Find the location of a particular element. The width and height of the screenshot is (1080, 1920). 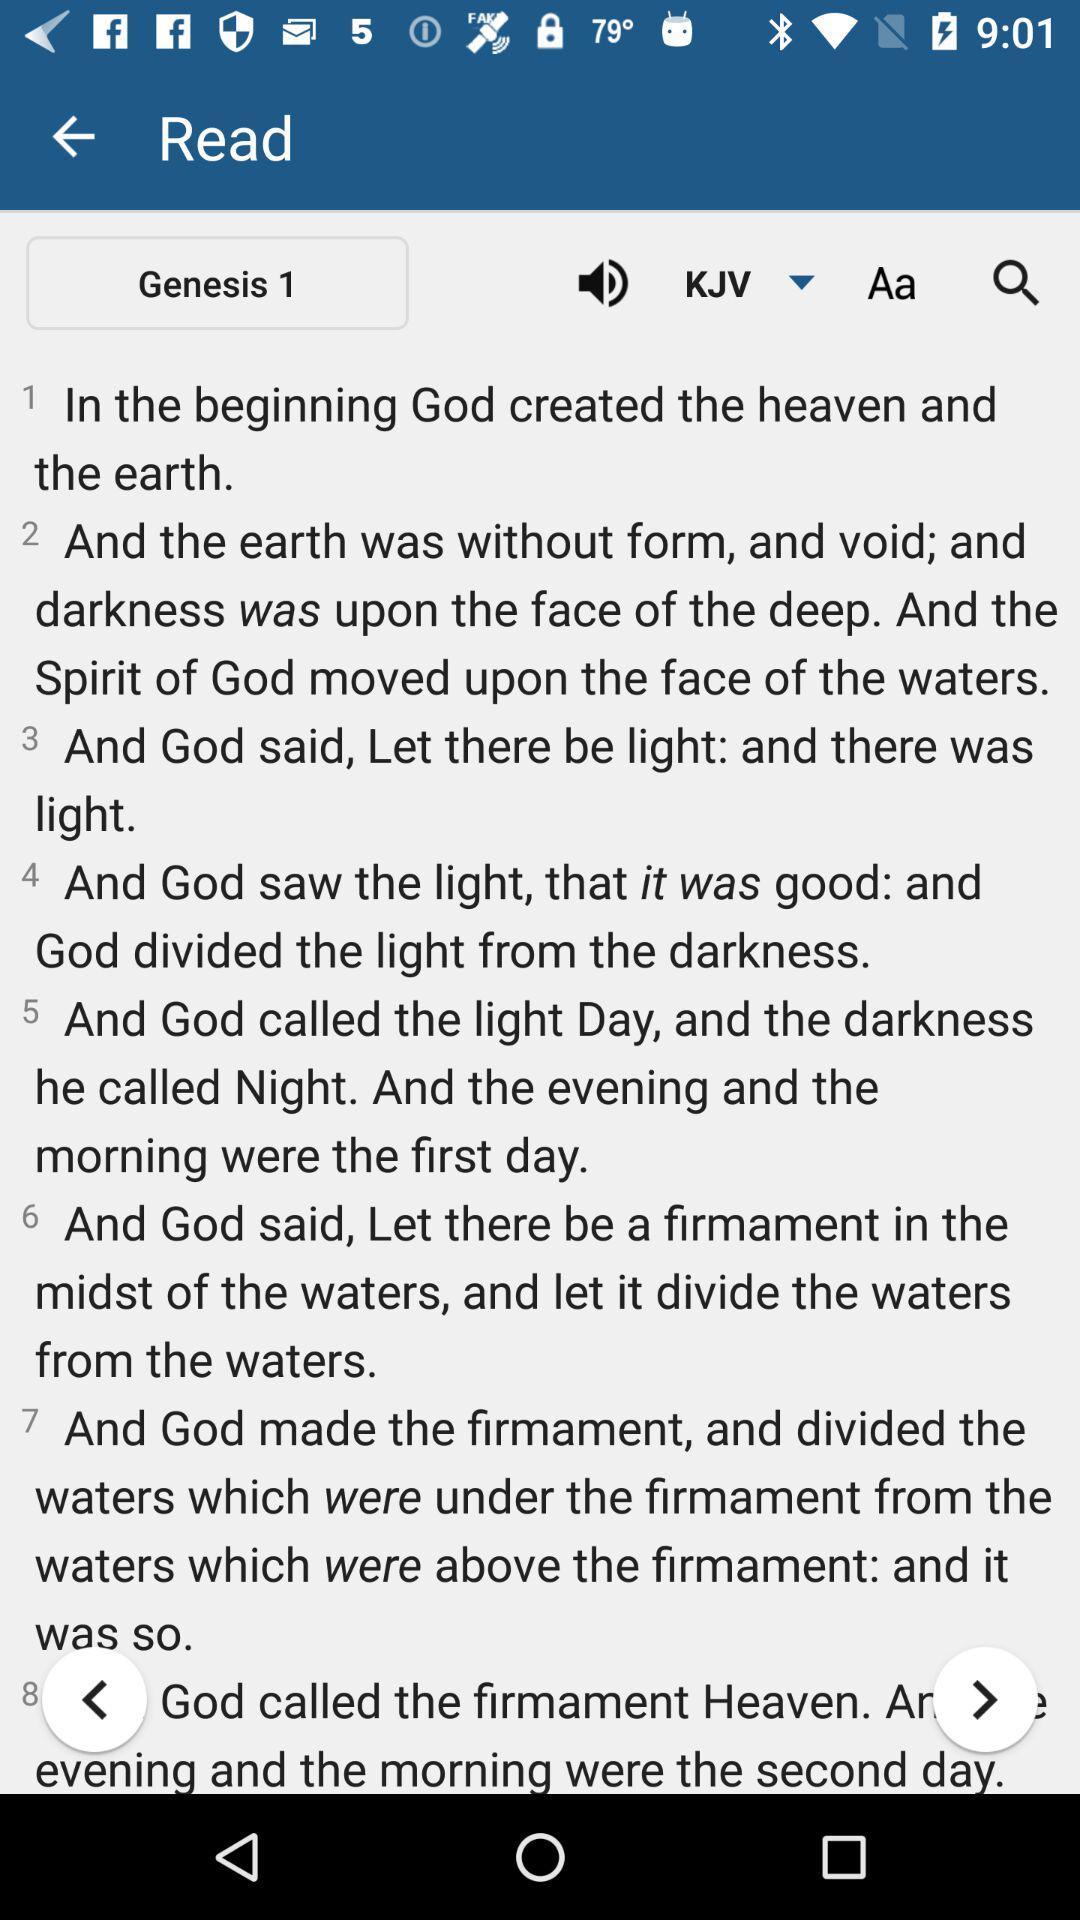

search is located at coordinates (1017, 282).